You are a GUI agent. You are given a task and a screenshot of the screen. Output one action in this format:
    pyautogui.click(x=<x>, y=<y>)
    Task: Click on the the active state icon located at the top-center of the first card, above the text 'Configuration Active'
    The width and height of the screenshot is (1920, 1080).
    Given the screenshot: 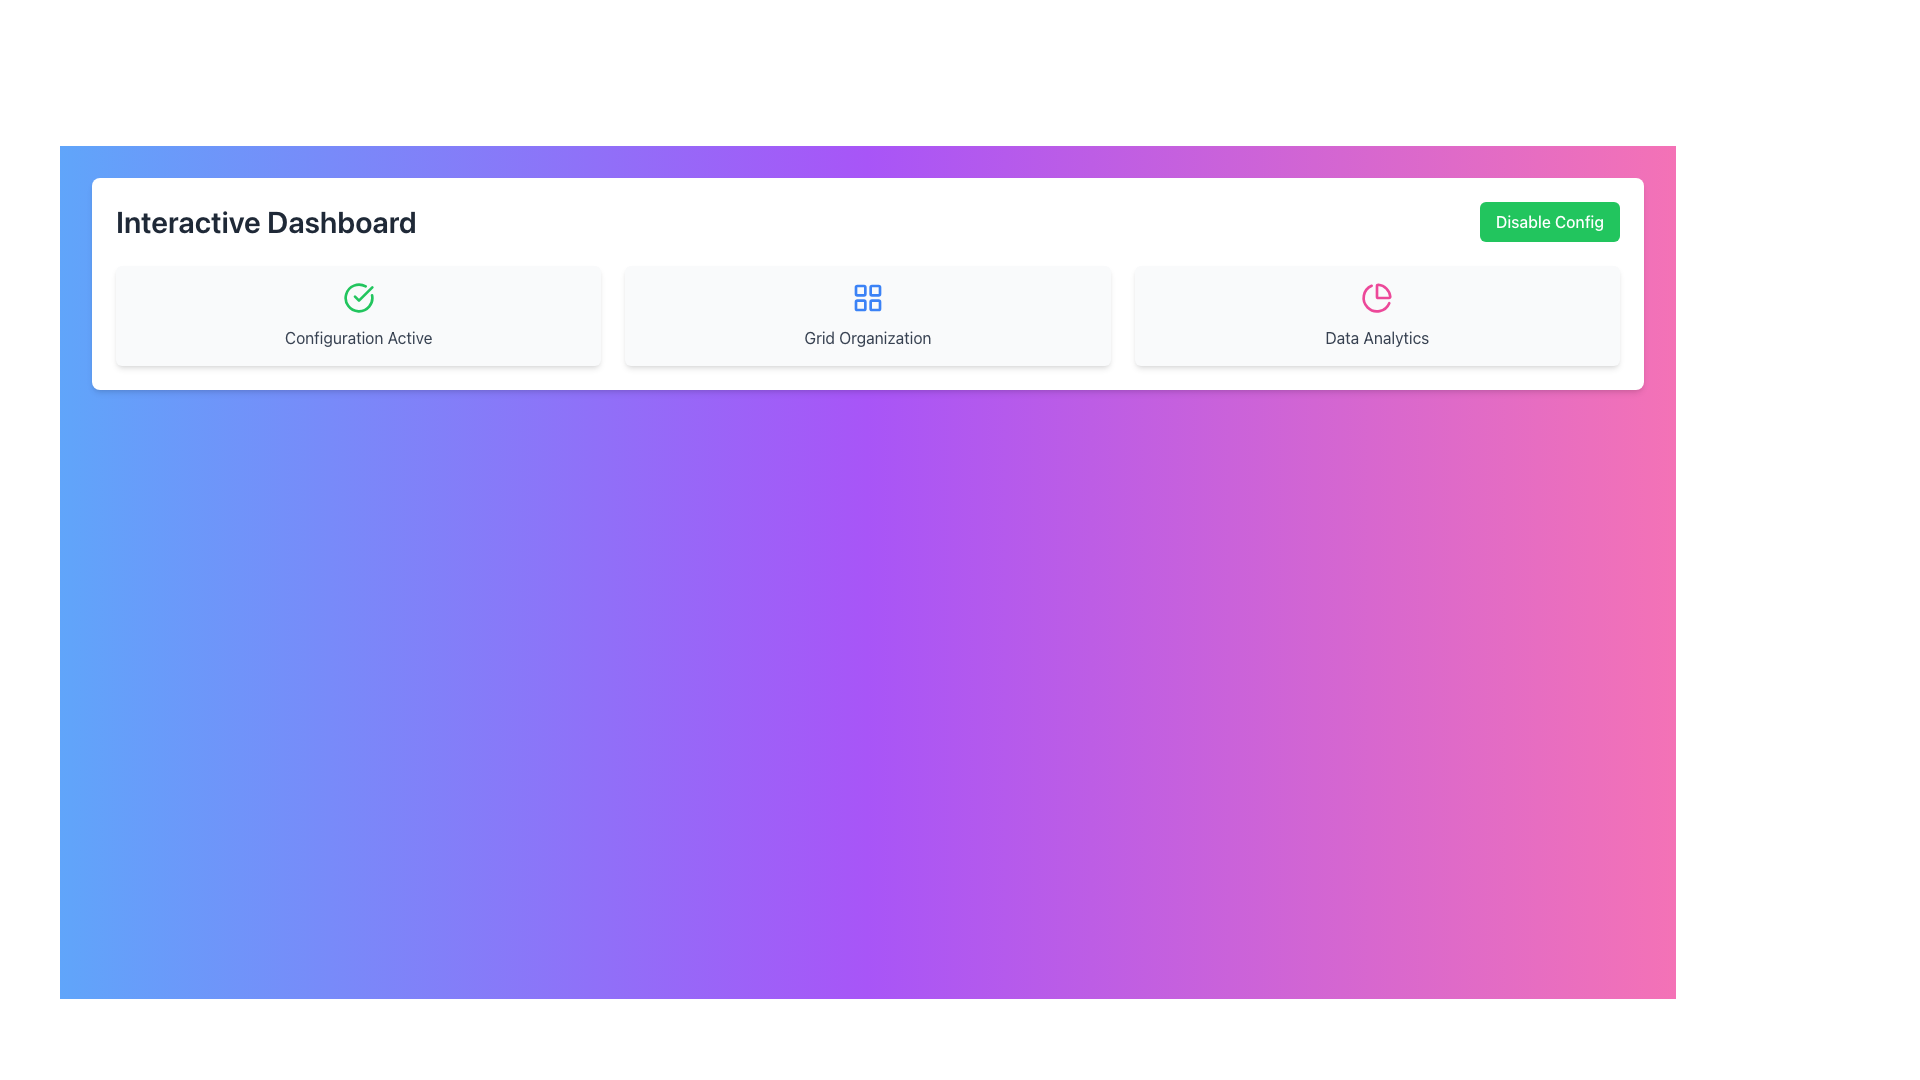 What is the action you would take?
    pyautogui.click(x=358, y=297)
    